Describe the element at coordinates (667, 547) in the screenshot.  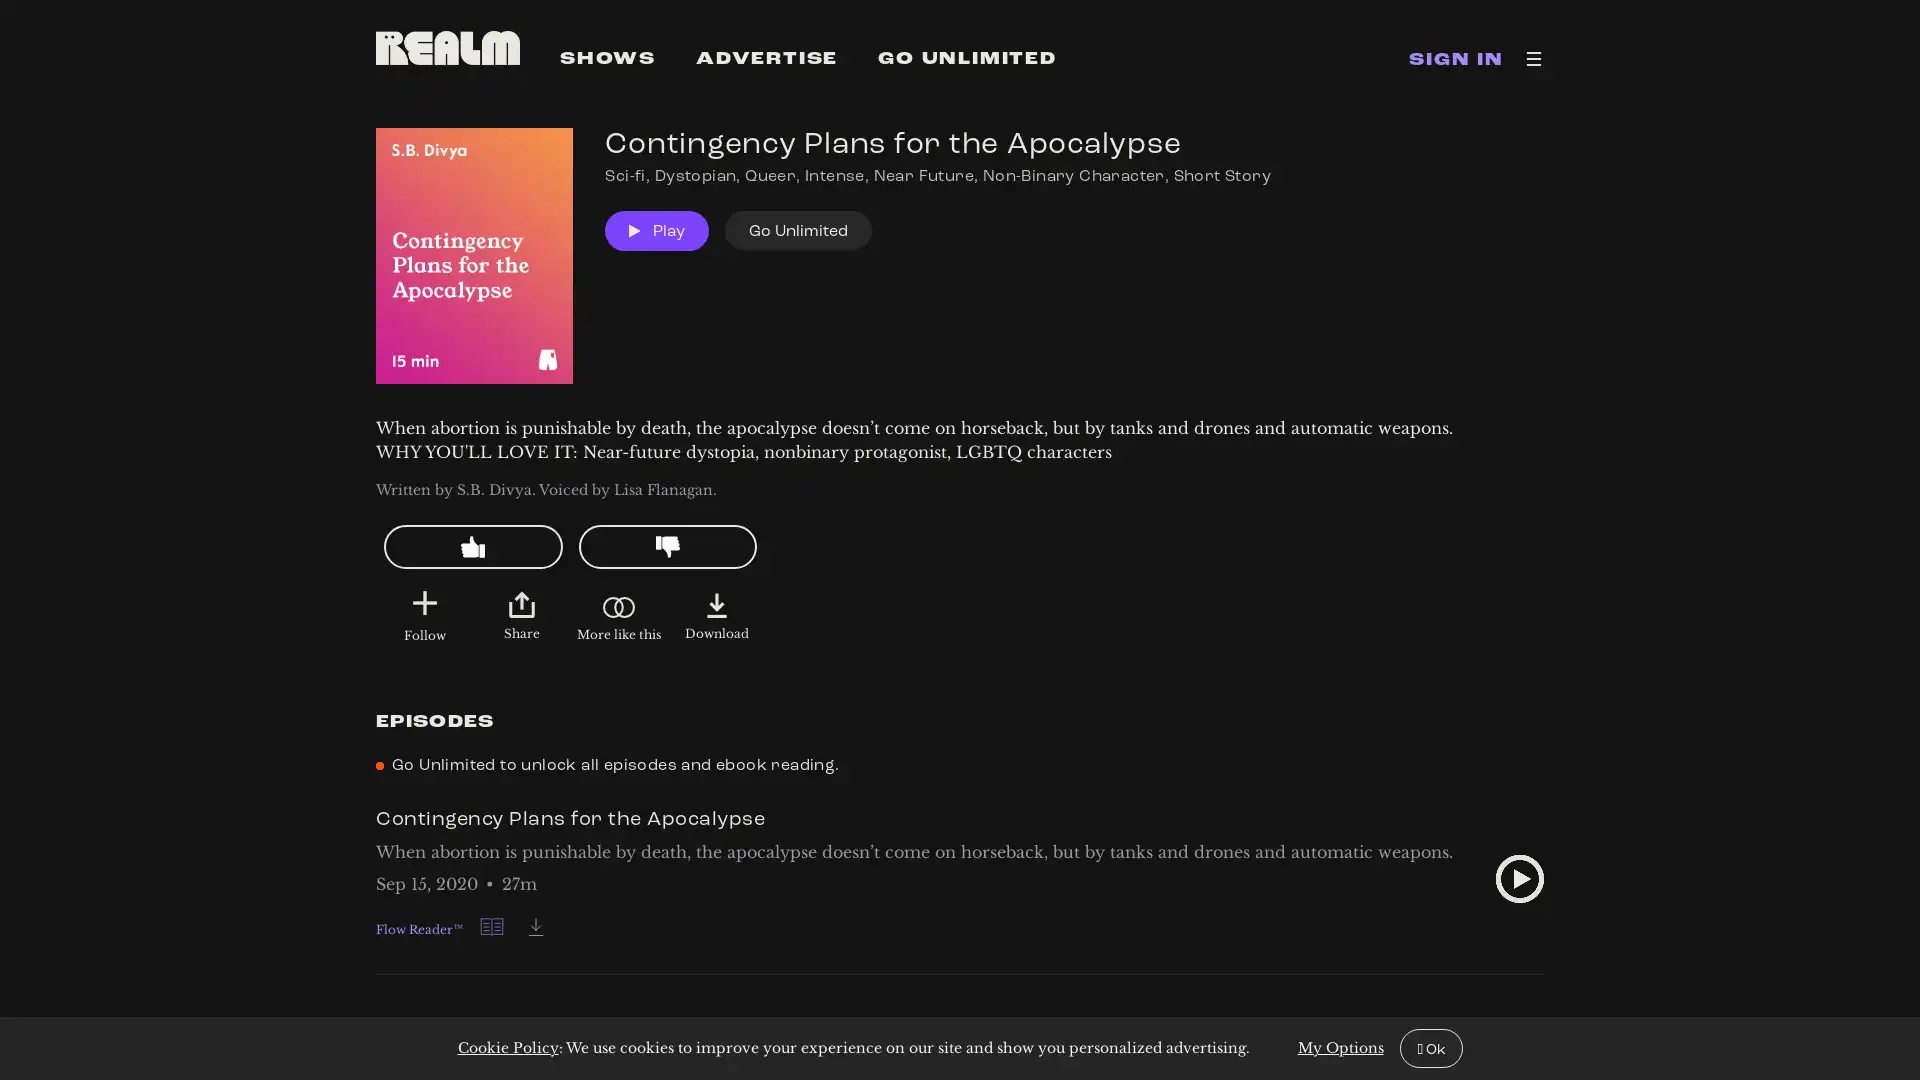
I see `dislike` at that location.